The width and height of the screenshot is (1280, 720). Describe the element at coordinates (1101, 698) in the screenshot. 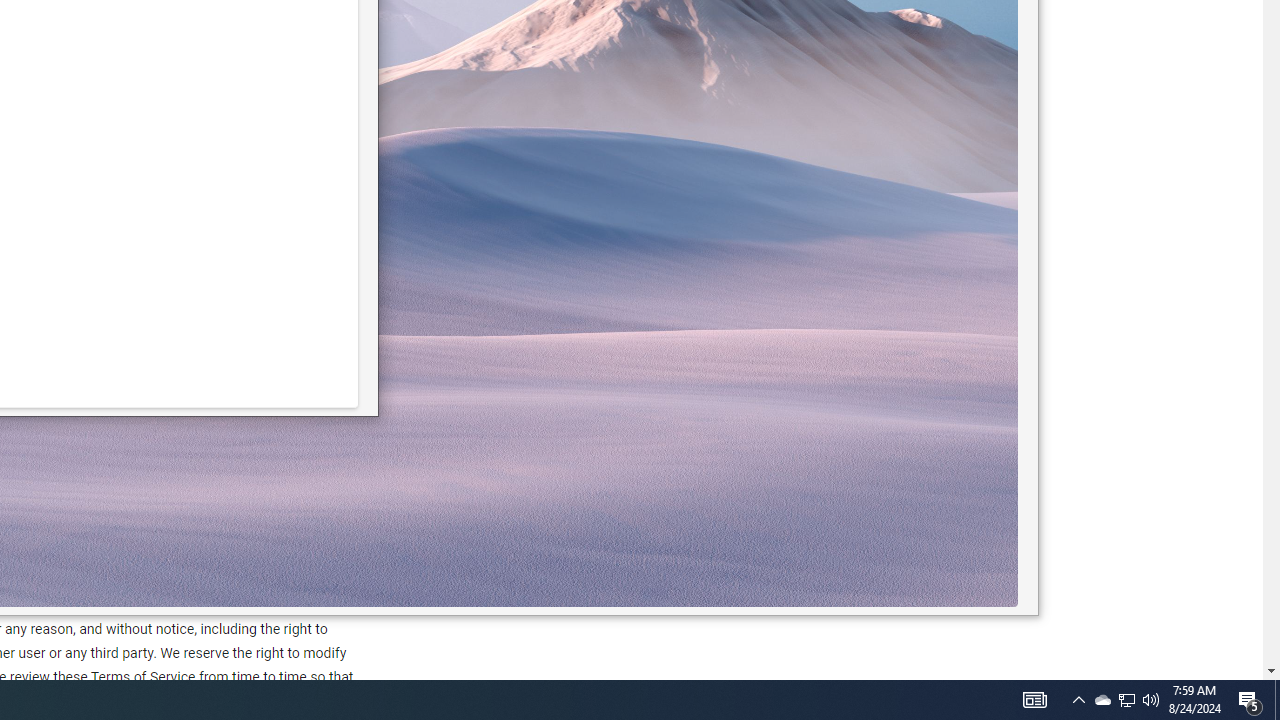

I see `'Q2790: 100%'` at that location.